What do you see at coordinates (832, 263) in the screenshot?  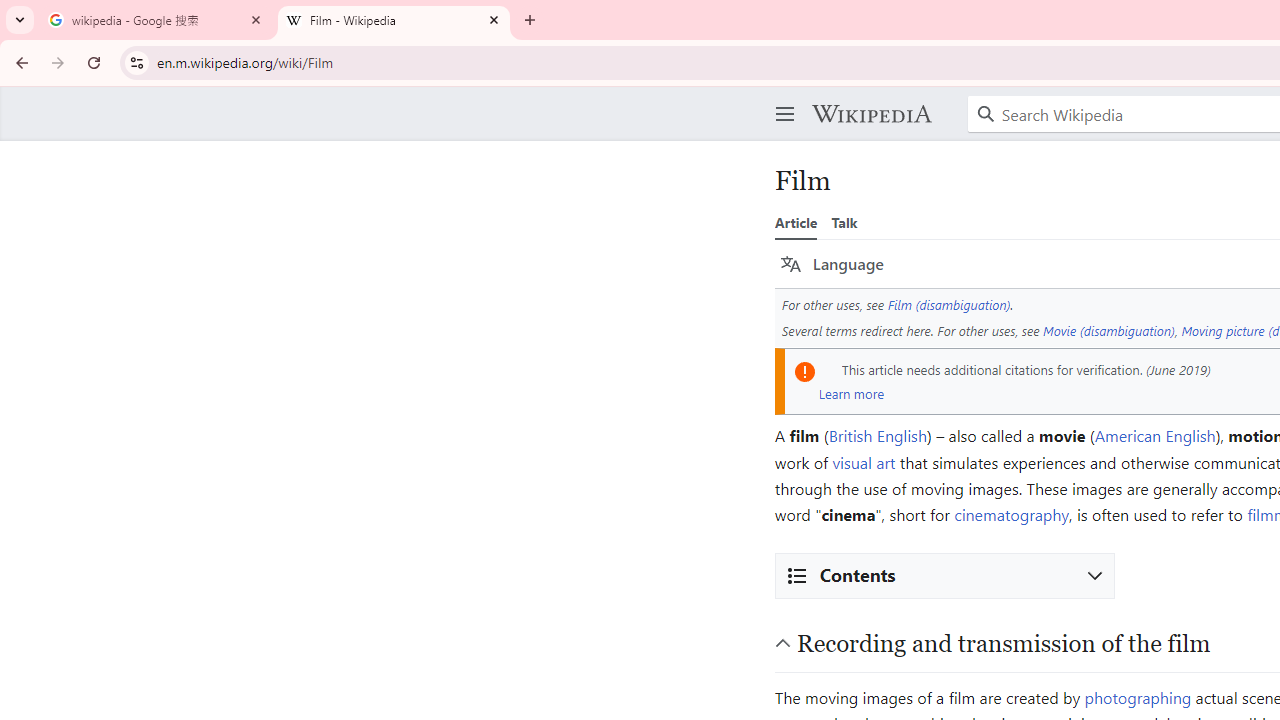 I see `'Language'` at bounding box center [832, 263].